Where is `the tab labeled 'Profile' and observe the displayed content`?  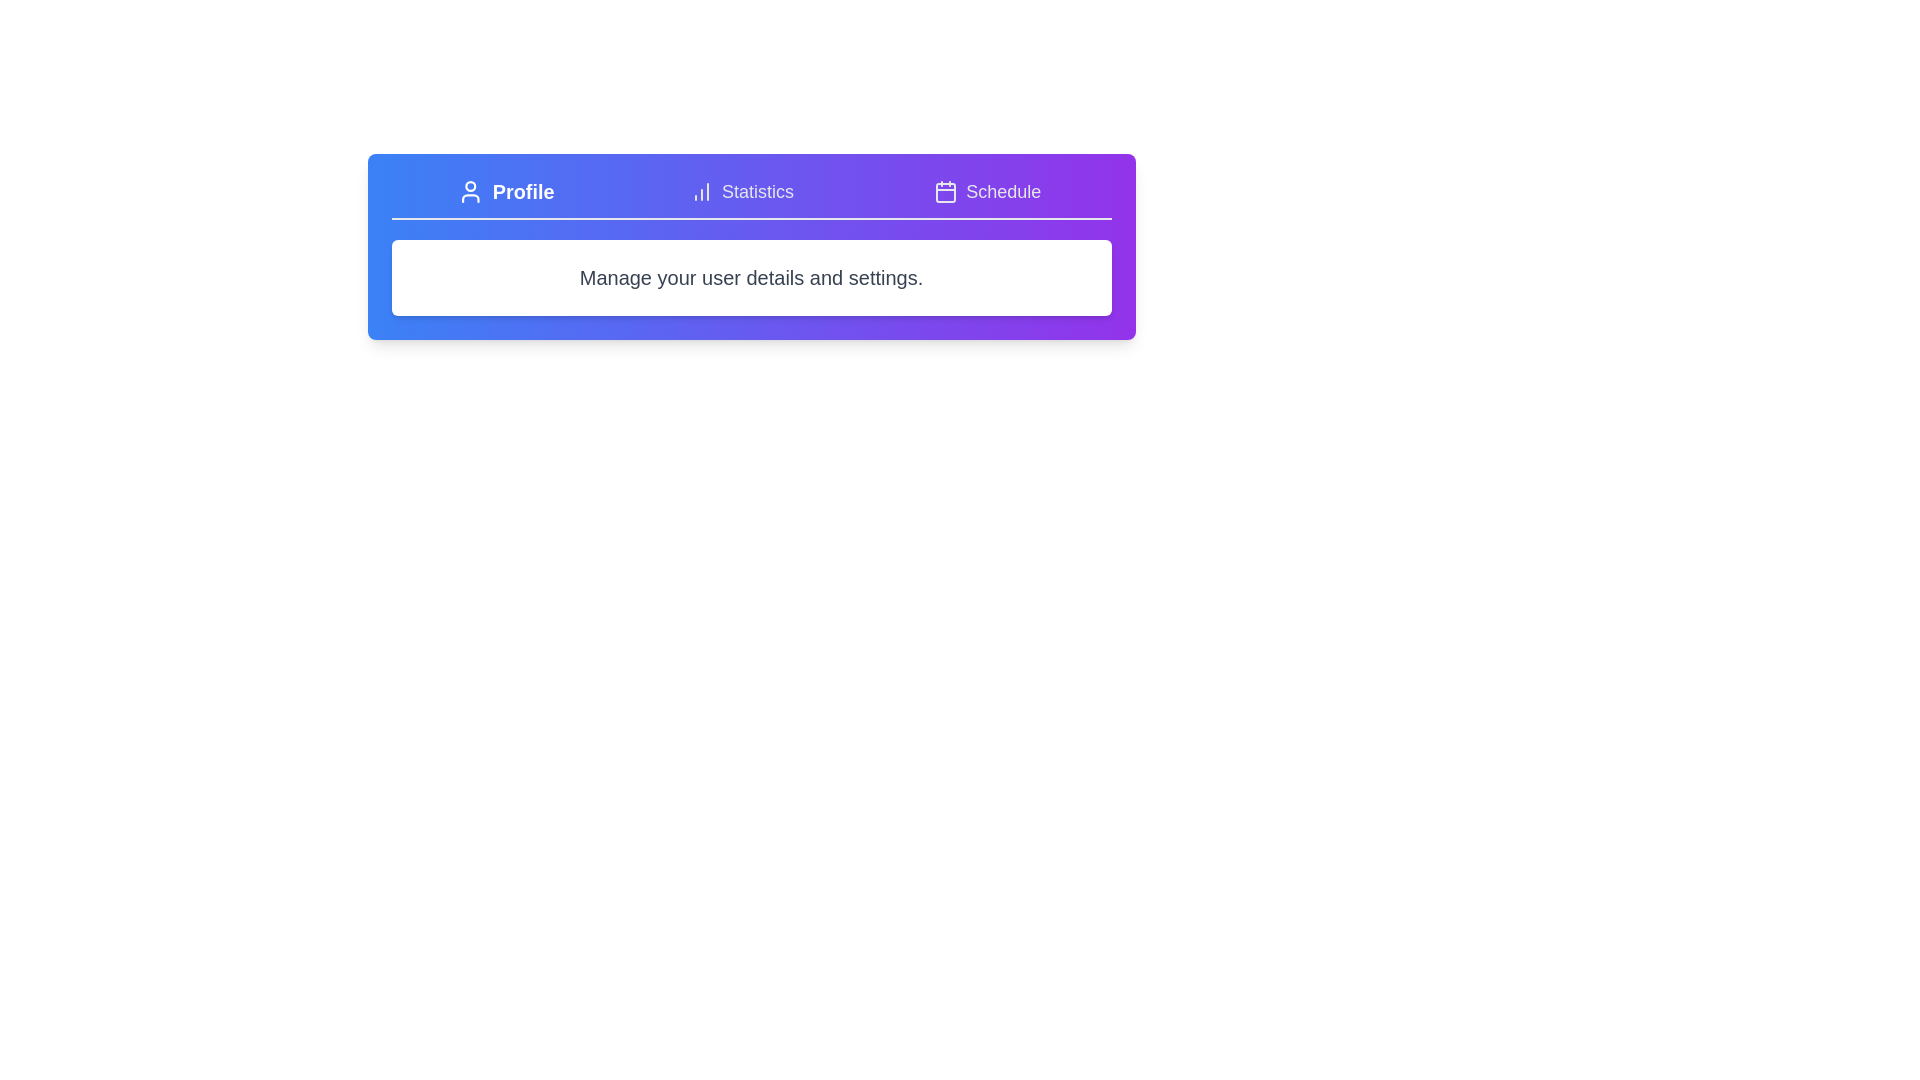
the tab labeled 'Profile' and observe the displayed content is located at coordinates (505, 192).